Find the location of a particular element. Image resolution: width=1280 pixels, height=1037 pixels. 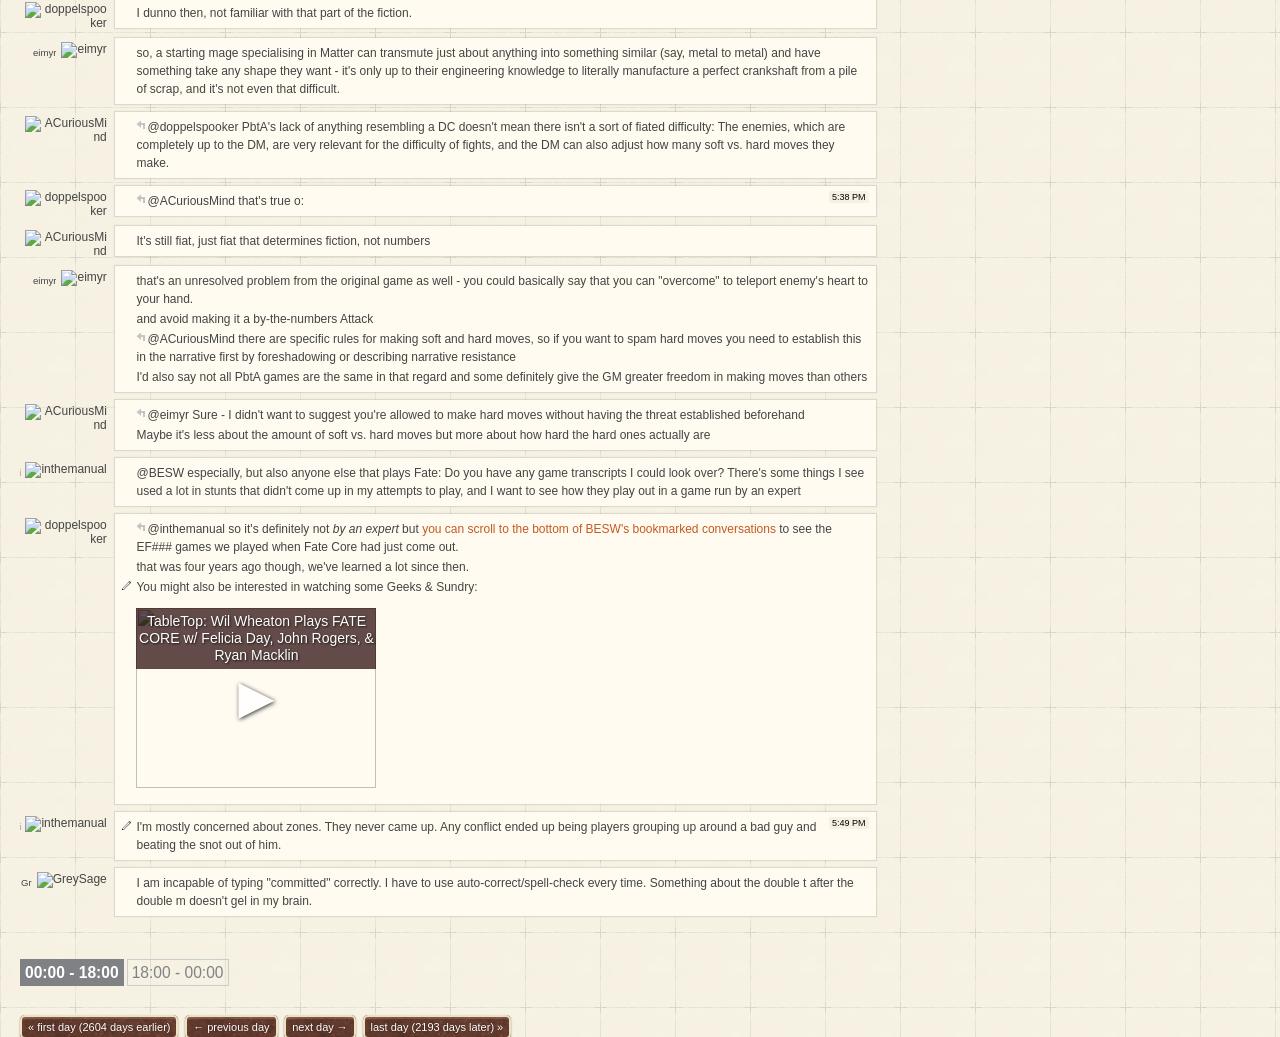

'@ACuriousMind that's true o:' is located at coordinates (225, 199).